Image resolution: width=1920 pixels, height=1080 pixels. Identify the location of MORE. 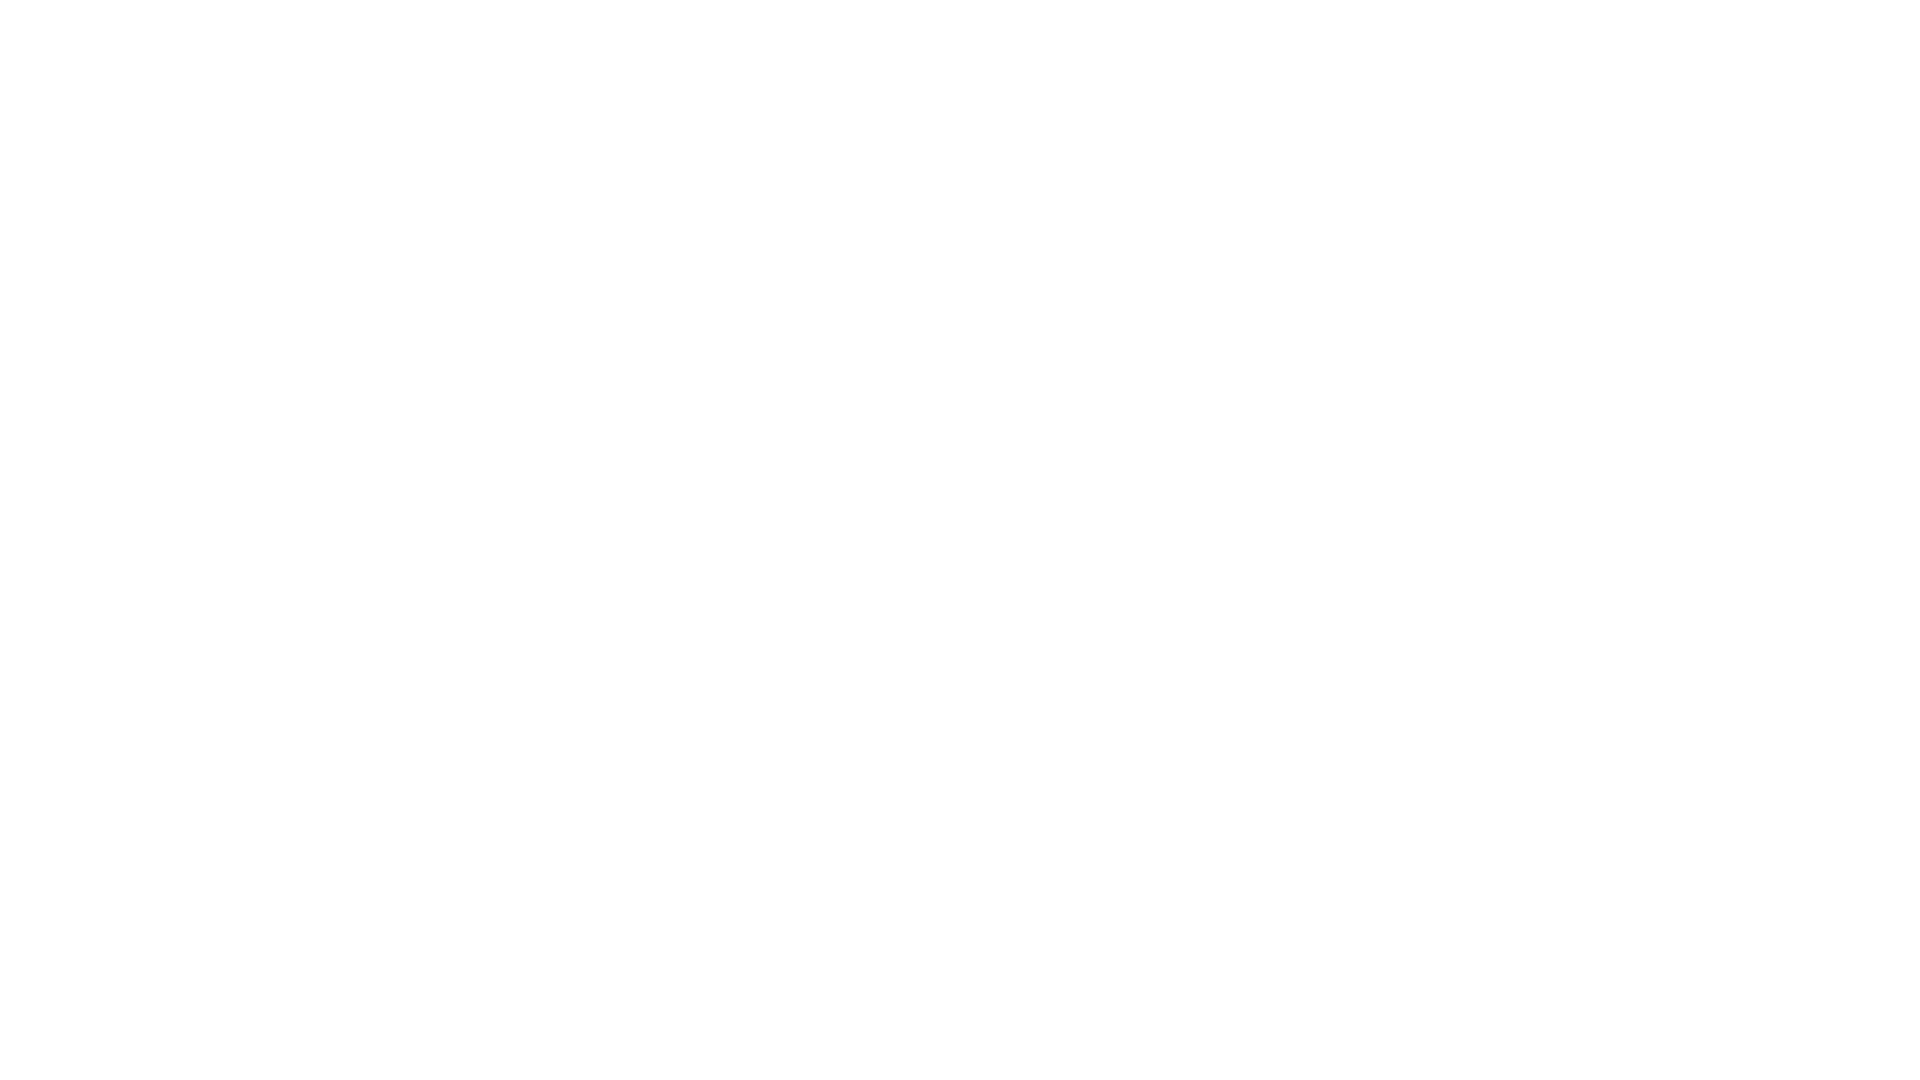
(1316, 31).